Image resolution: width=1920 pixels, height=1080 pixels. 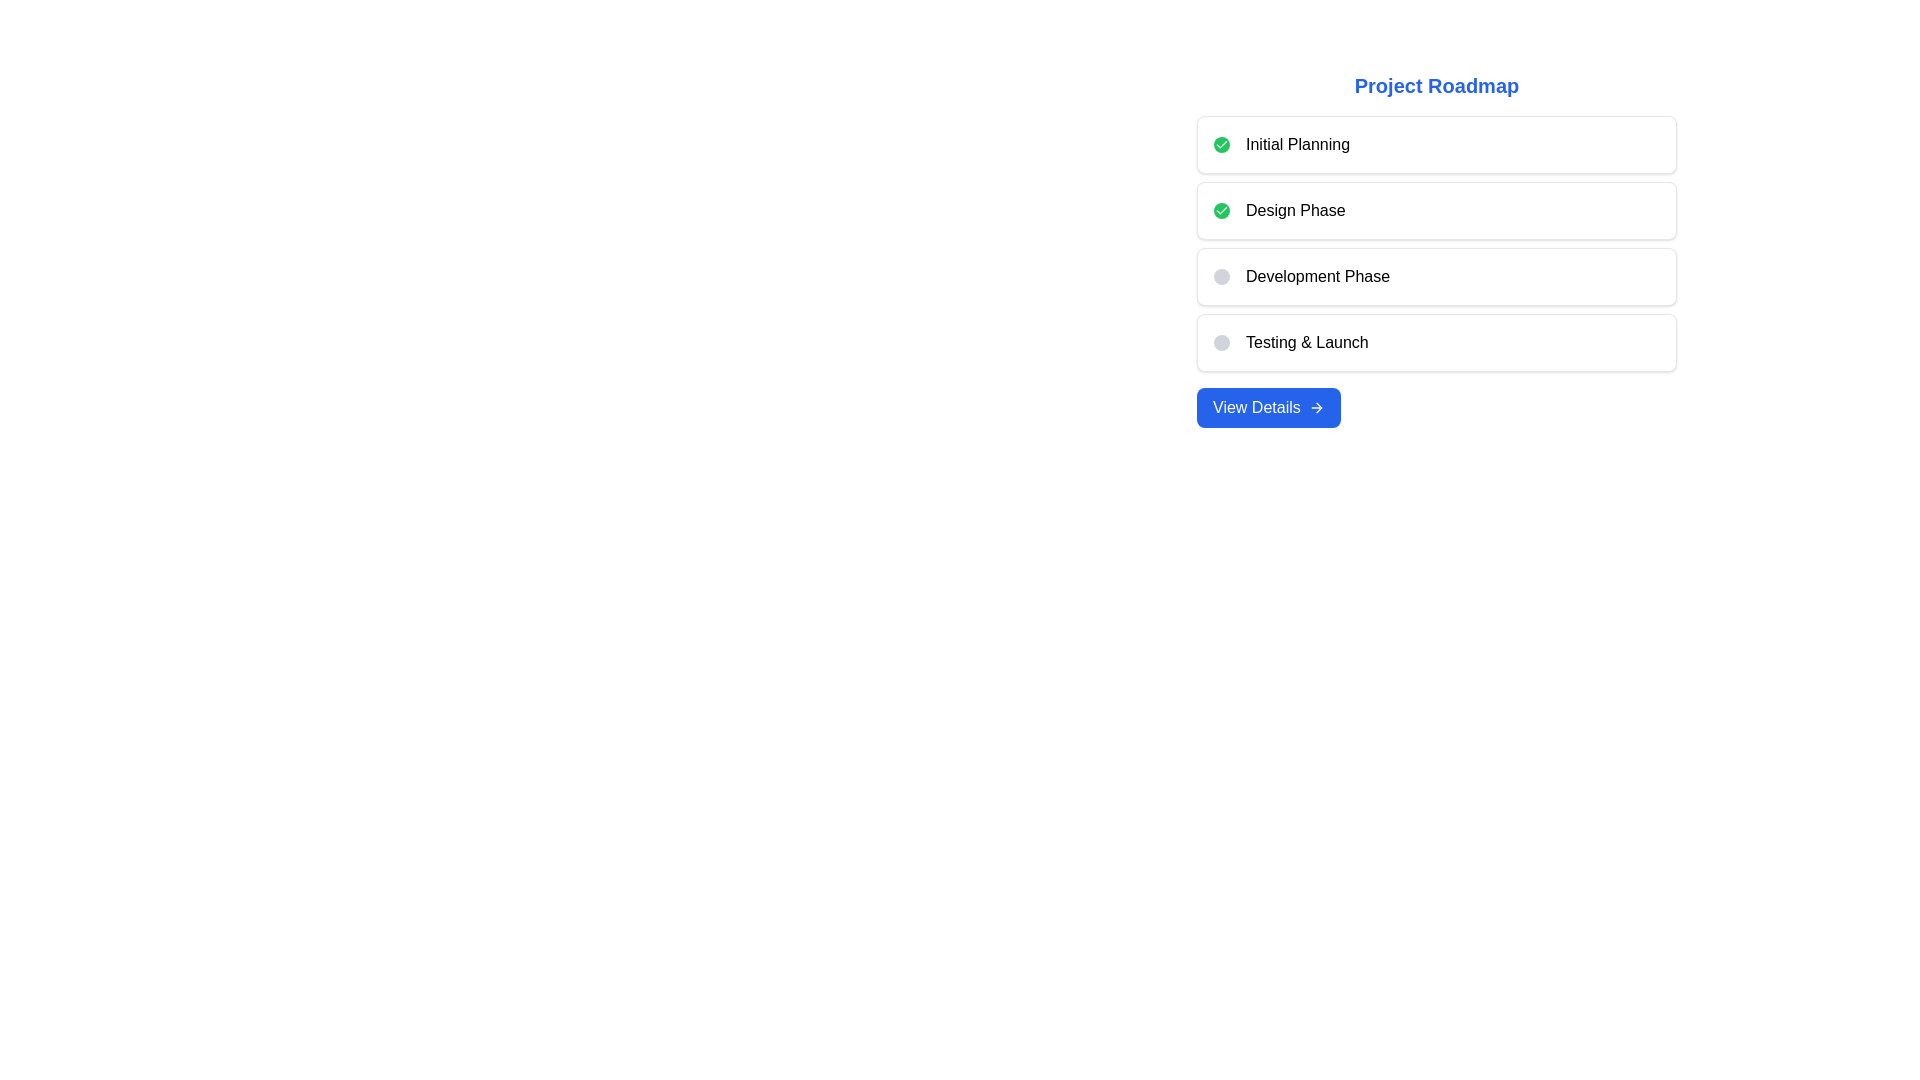 What do you see at coordinates (1221, 144) in the screenshot?
I see `the small circular Status indicator icon with a green background and a white checkmark, located at the far left of the 'Initial Planning' row` at bounding box center [1221, 144].